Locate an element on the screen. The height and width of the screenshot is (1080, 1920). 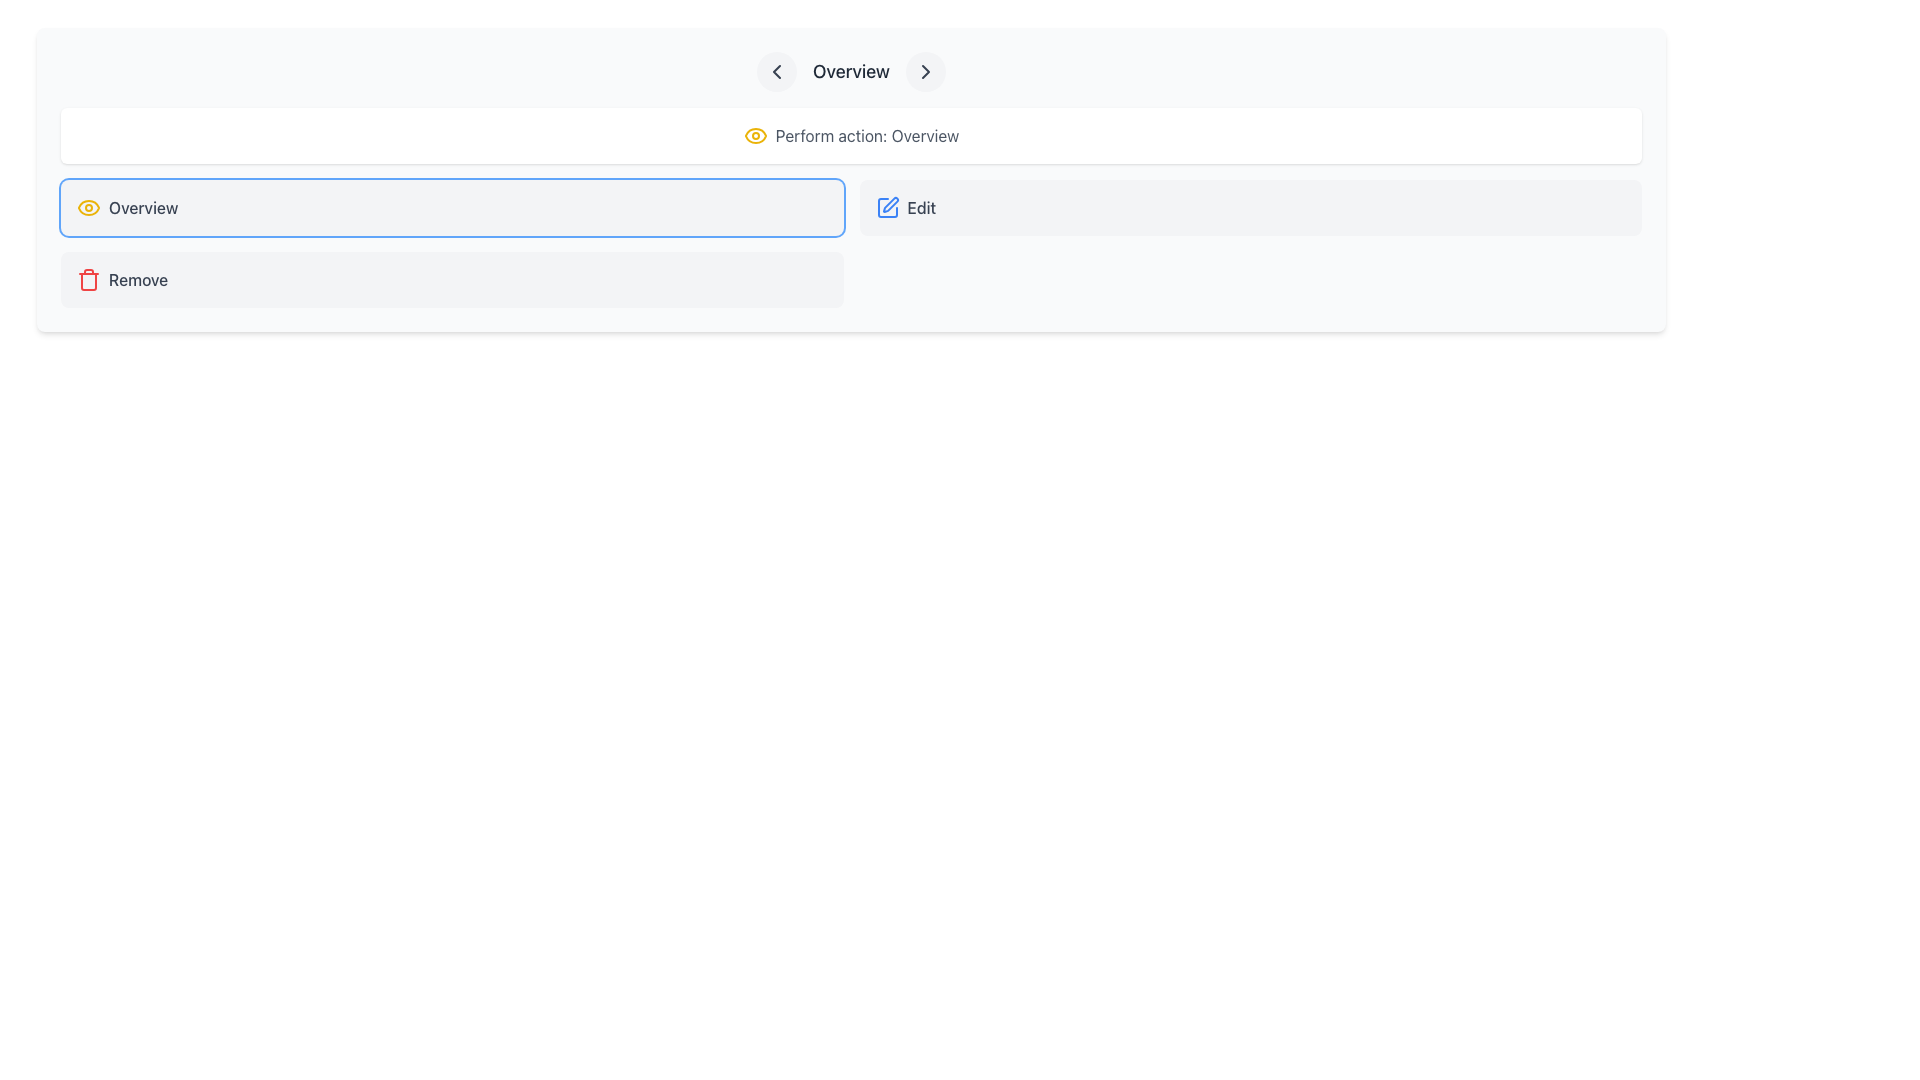
the eye icon that symbolizes visibility, which is styled in yellow and is positioned next to the label 'Perform action: Overview' is located at coordinates (754, 135).